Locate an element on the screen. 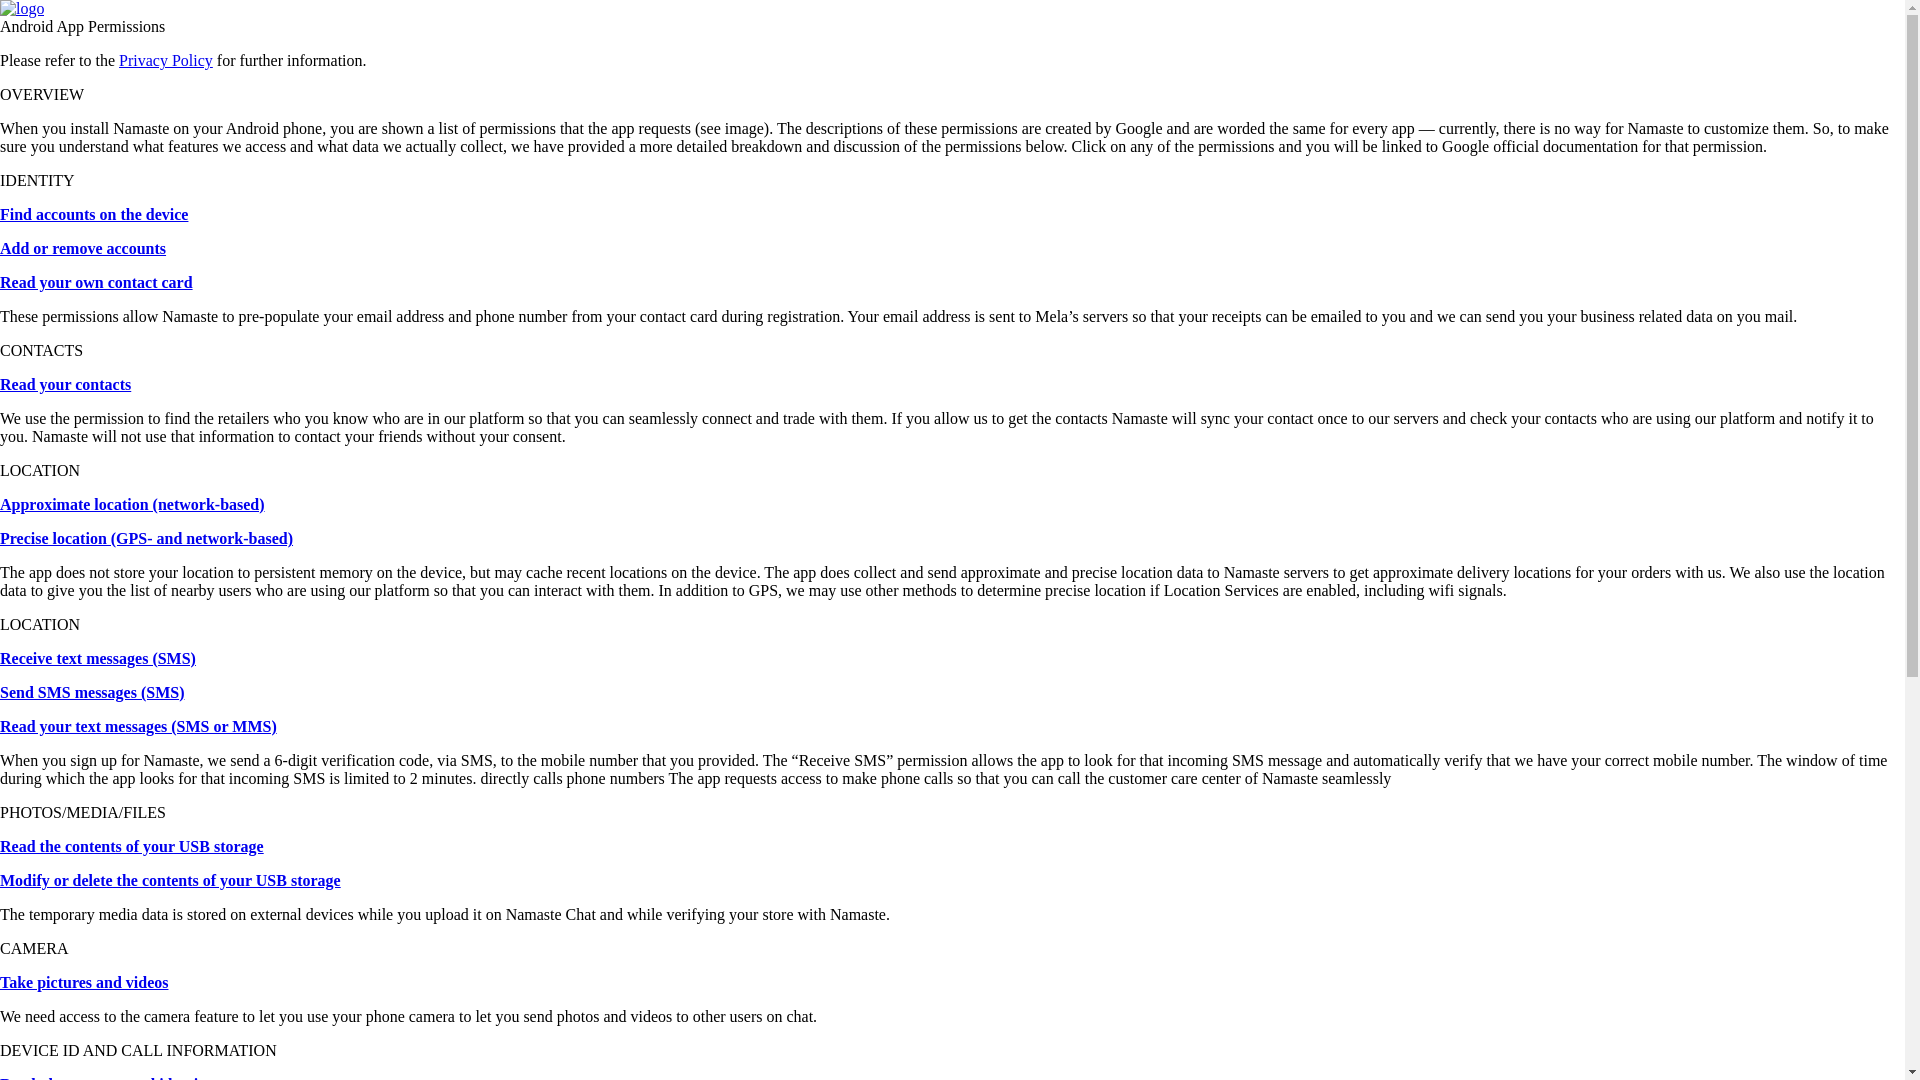 The width and height of the screenshot is (1920, 1080). 'Receive text messages (SMS)' is located at coordinates (96, 658).